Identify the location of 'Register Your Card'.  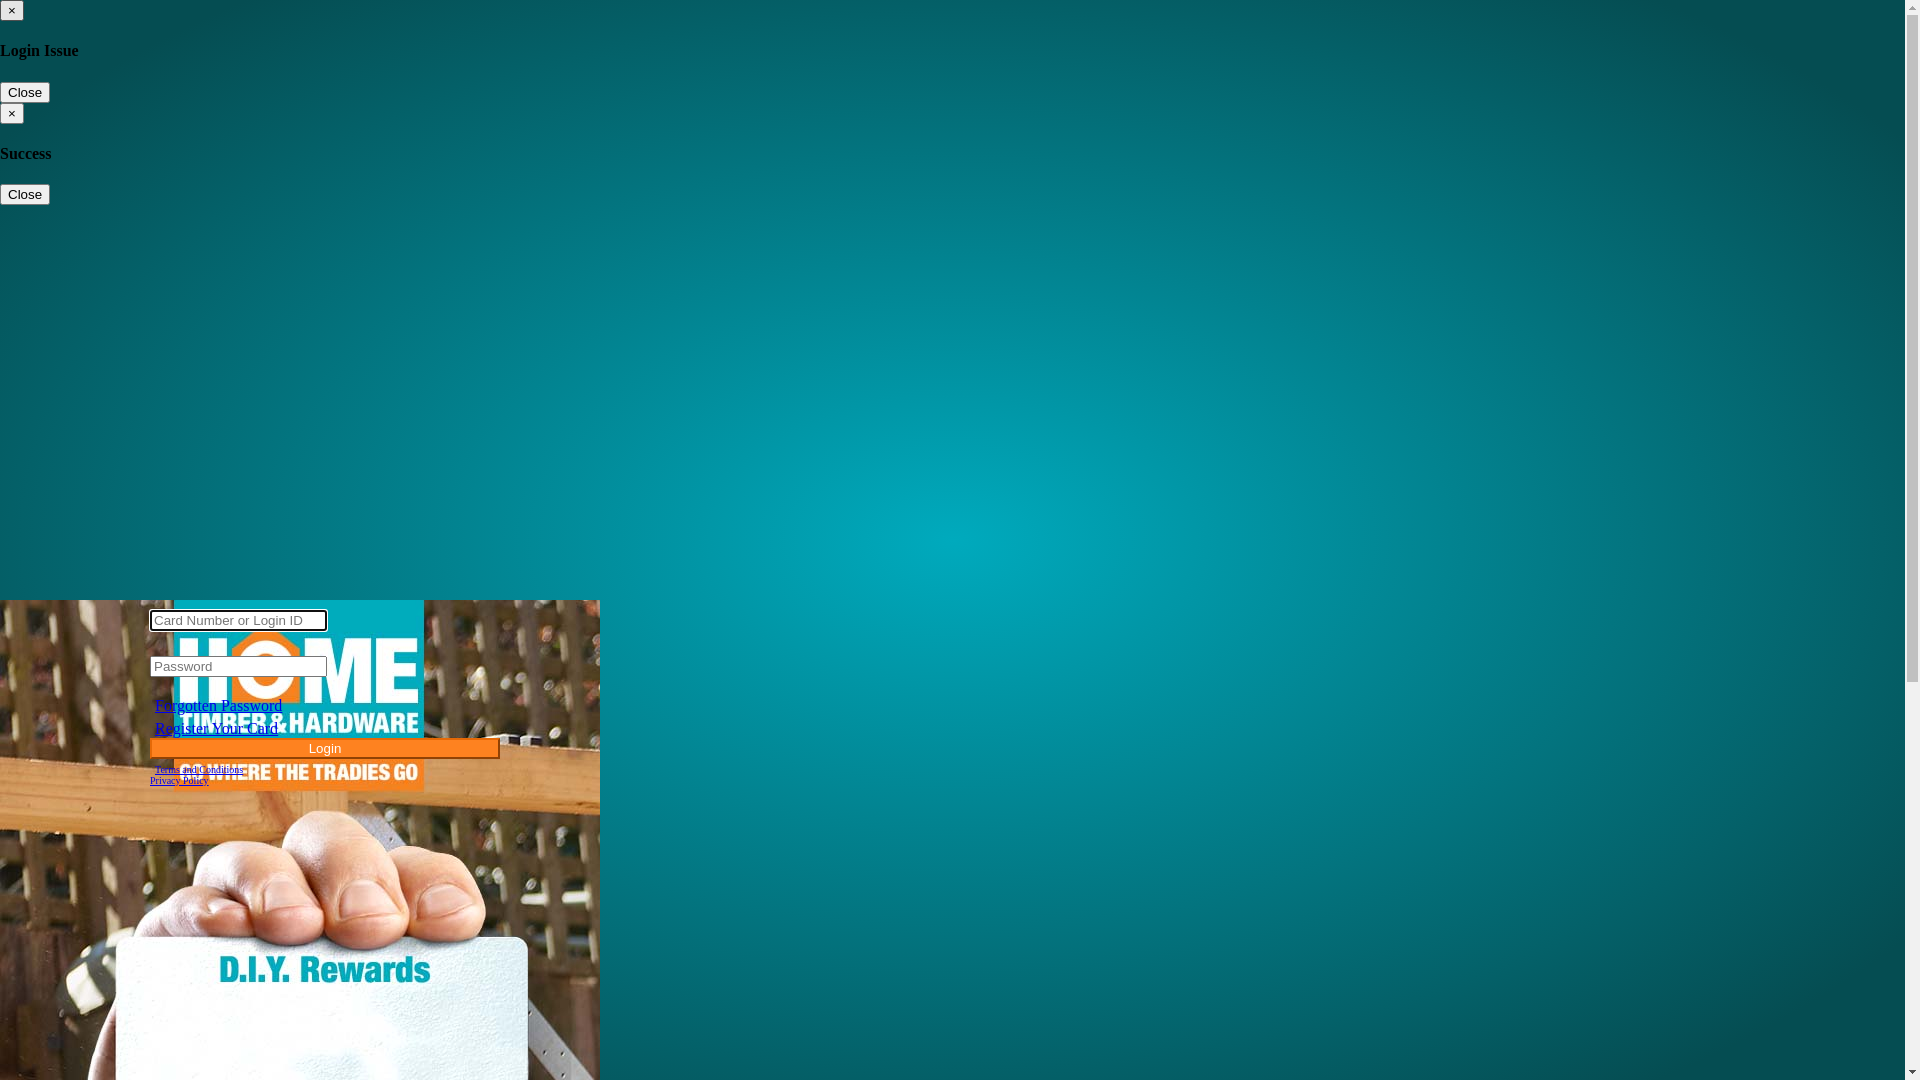
(216, 728).